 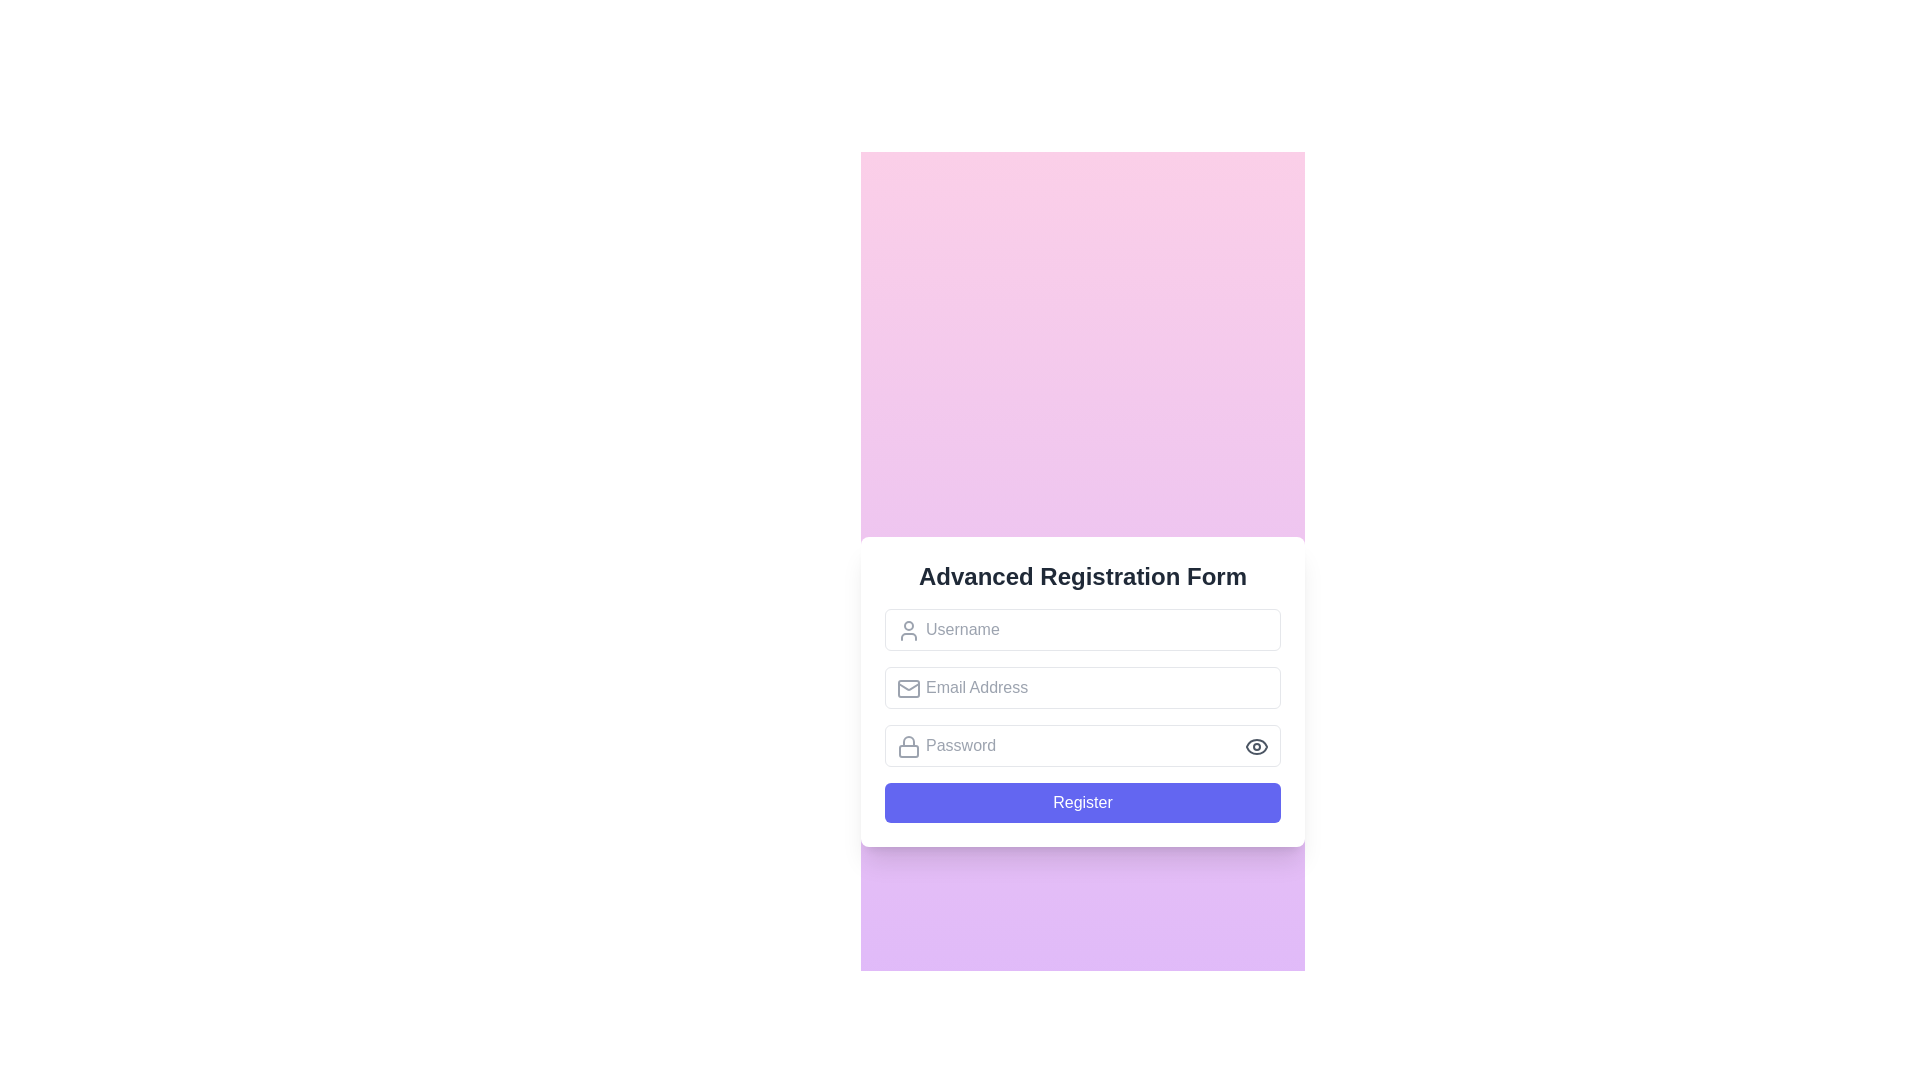 I want to click on the rectangular graphical component styled as an envelope icon, located inside the email input field next to the 'Email Address' placeholder, so click(x=907, y=688).